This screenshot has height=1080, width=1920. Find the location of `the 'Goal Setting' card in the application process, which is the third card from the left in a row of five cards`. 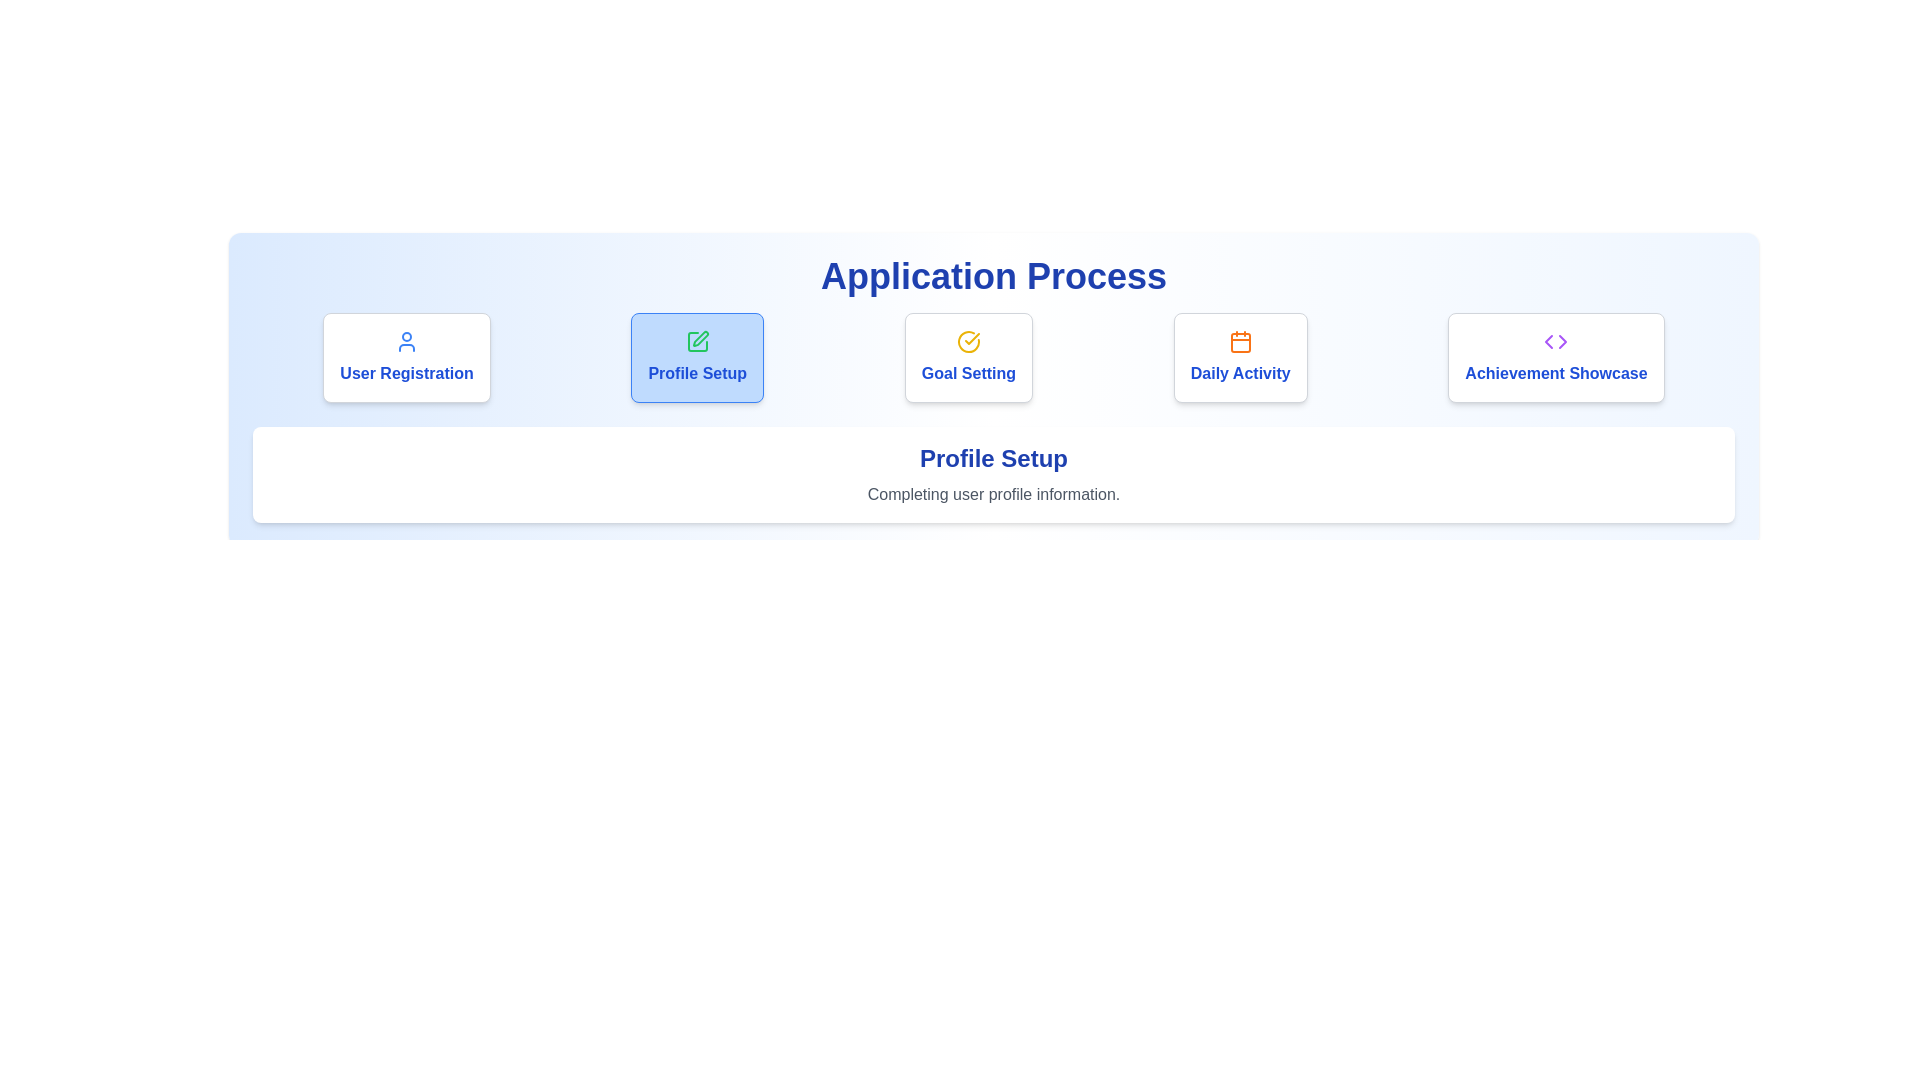

the 'Goal Setting' card in the application process, which is the third card from the left in a row of five cards is located at coordinates (969, 357).